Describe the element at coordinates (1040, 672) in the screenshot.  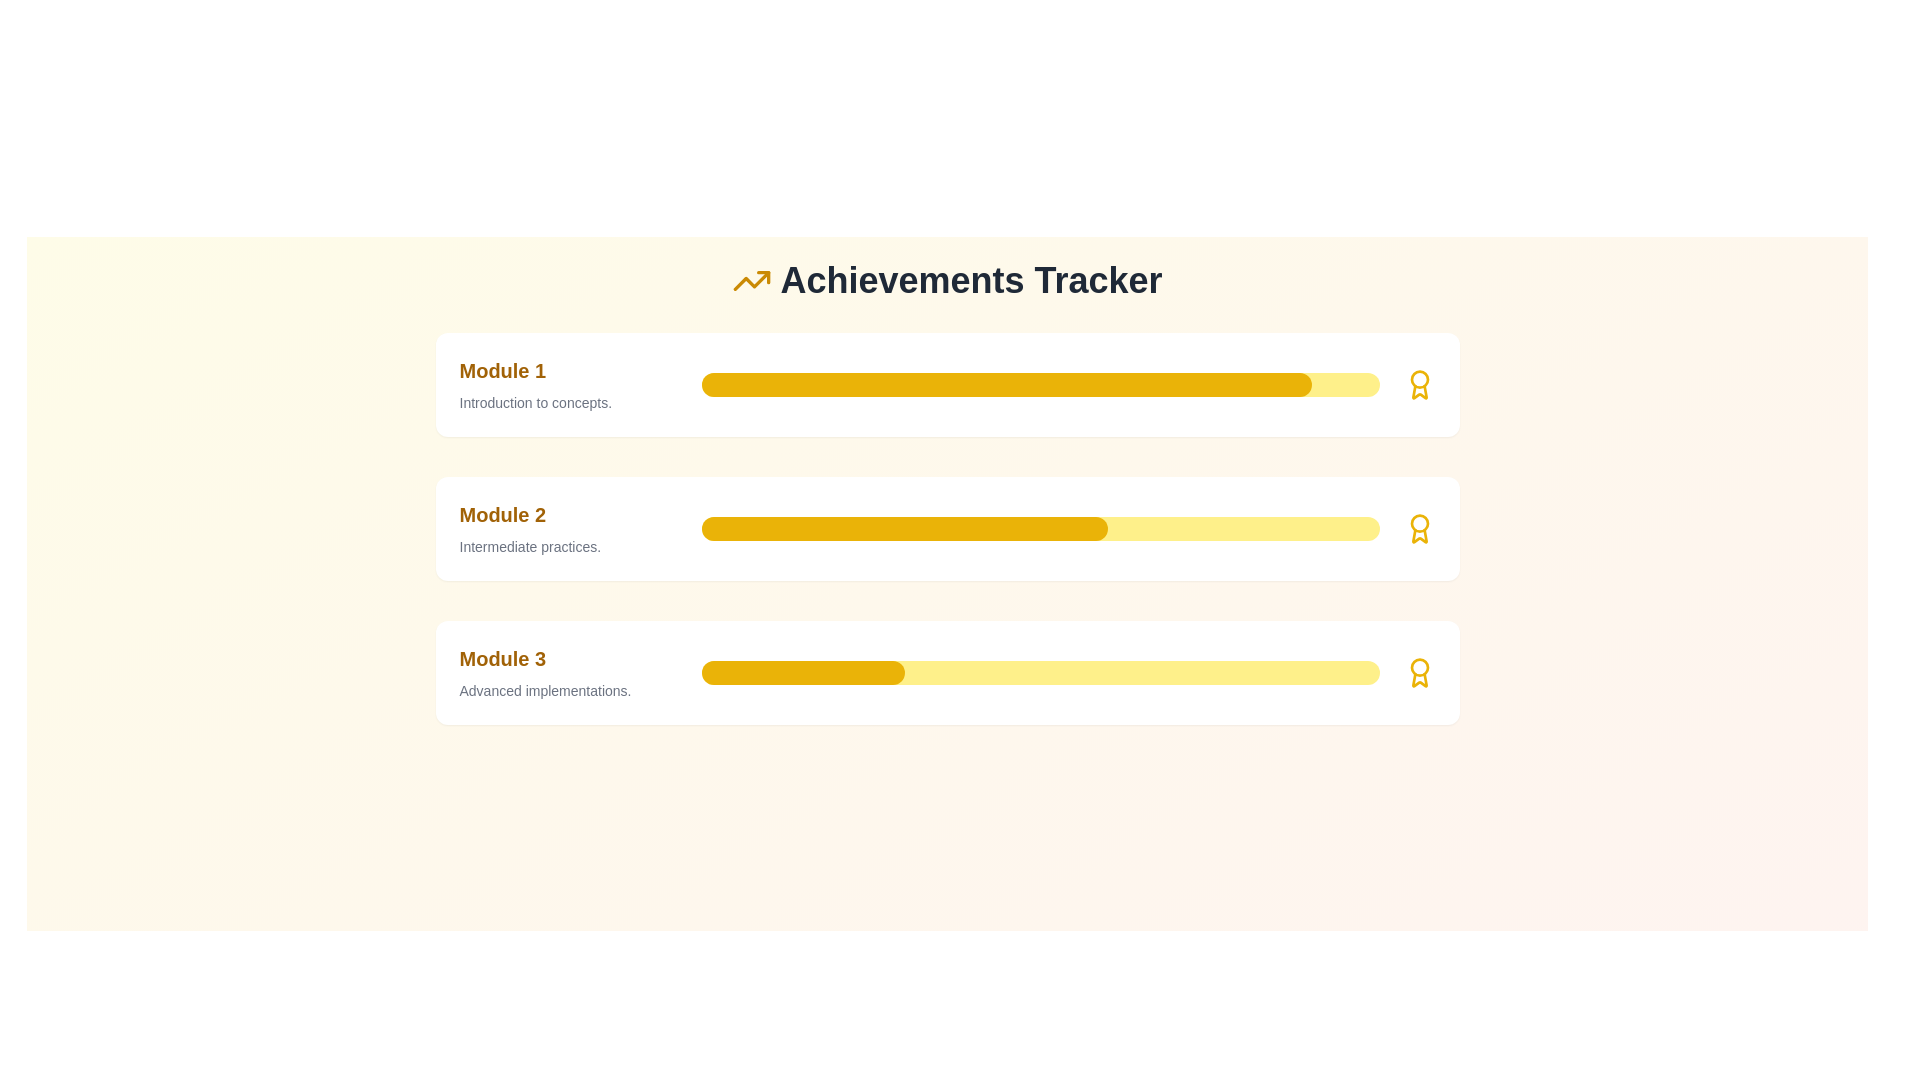
I see `the progress bar for Module 3` at that location.